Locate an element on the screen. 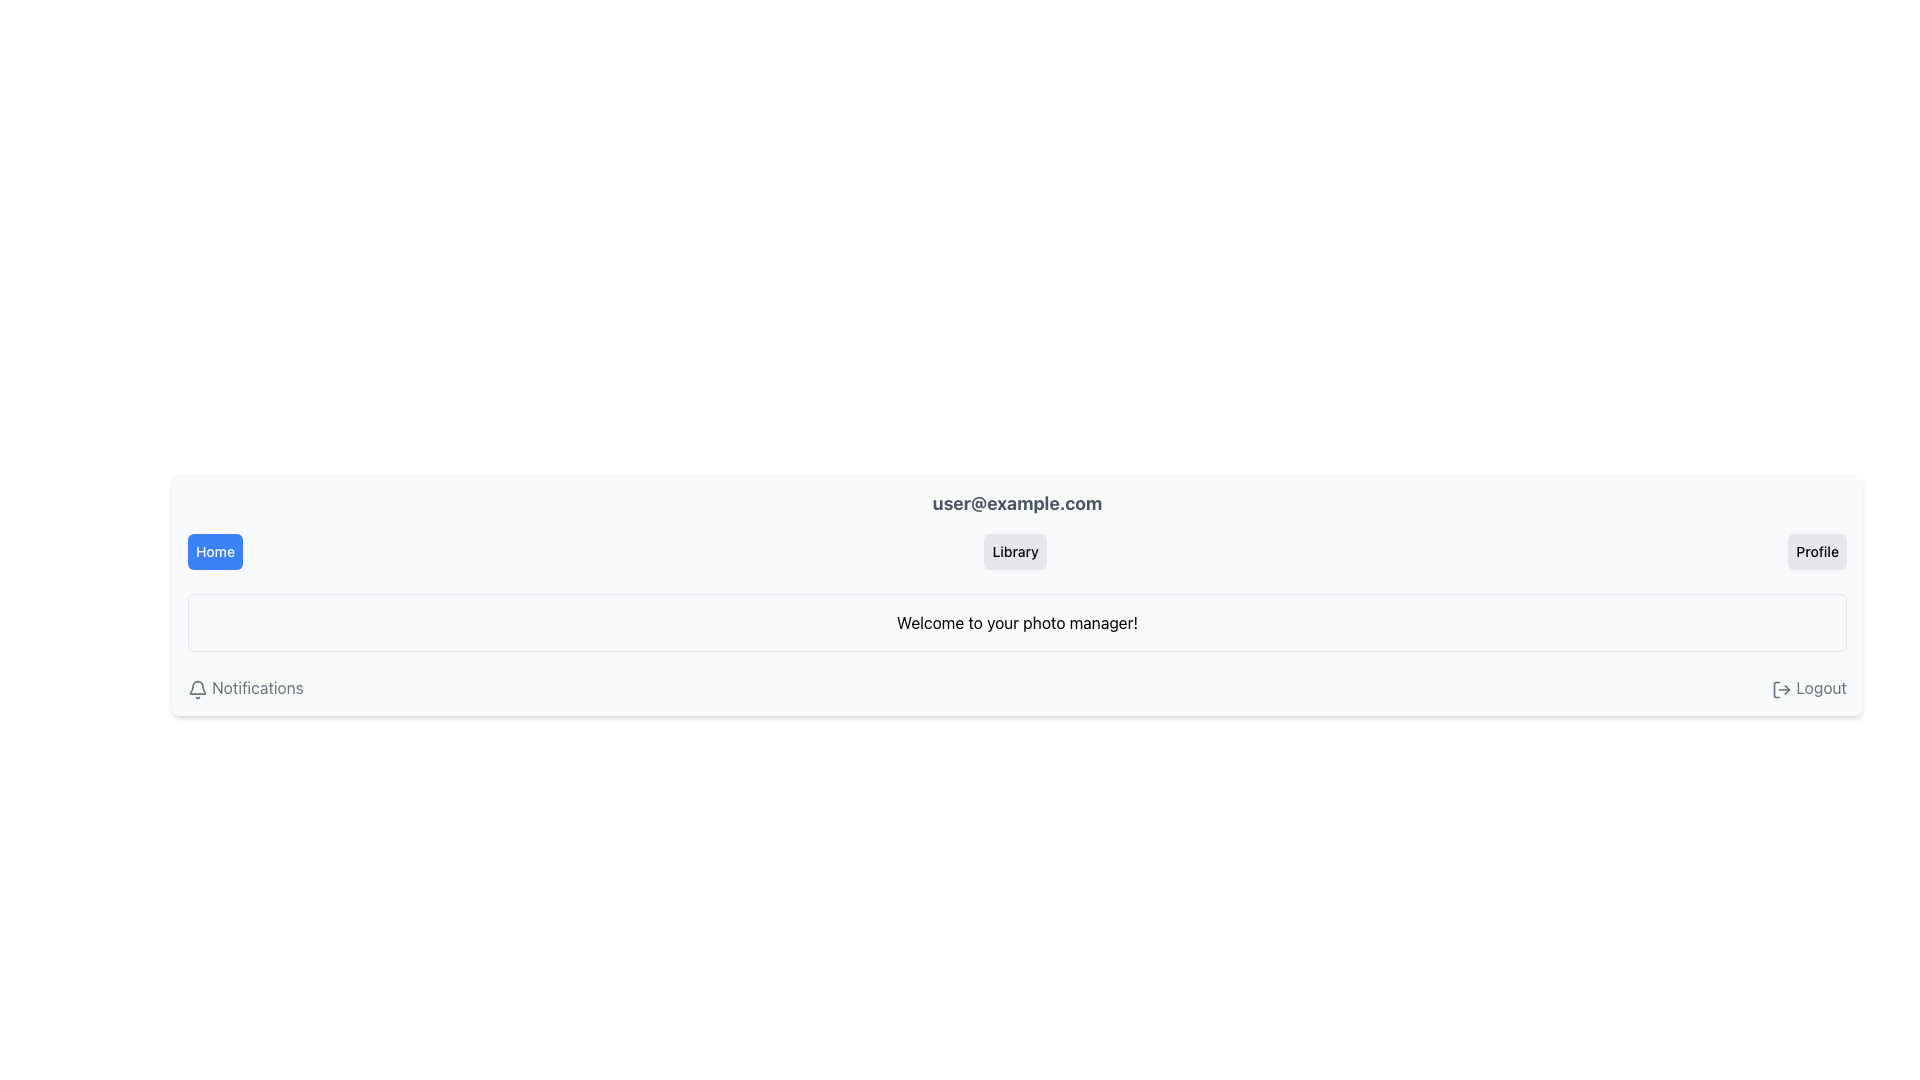 The width and height of the screenshot is (1920, 1080). the Notification bell icon, which is a minimalist design with a thin stroke outline, located adjacent to the 'Notifications' label in the lower-left section of the interface is located at coordinates (197, 688).